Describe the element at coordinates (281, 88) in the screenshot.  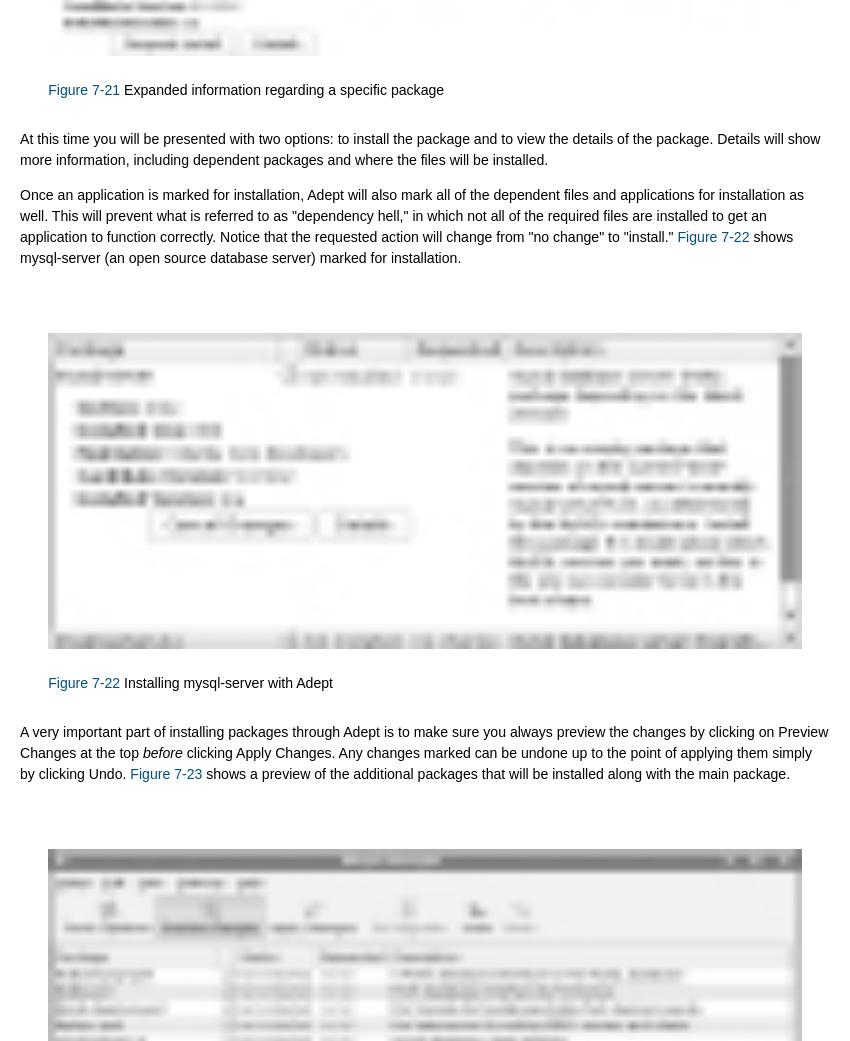
I see `'Expanded information regarding a specific package'` at that location.